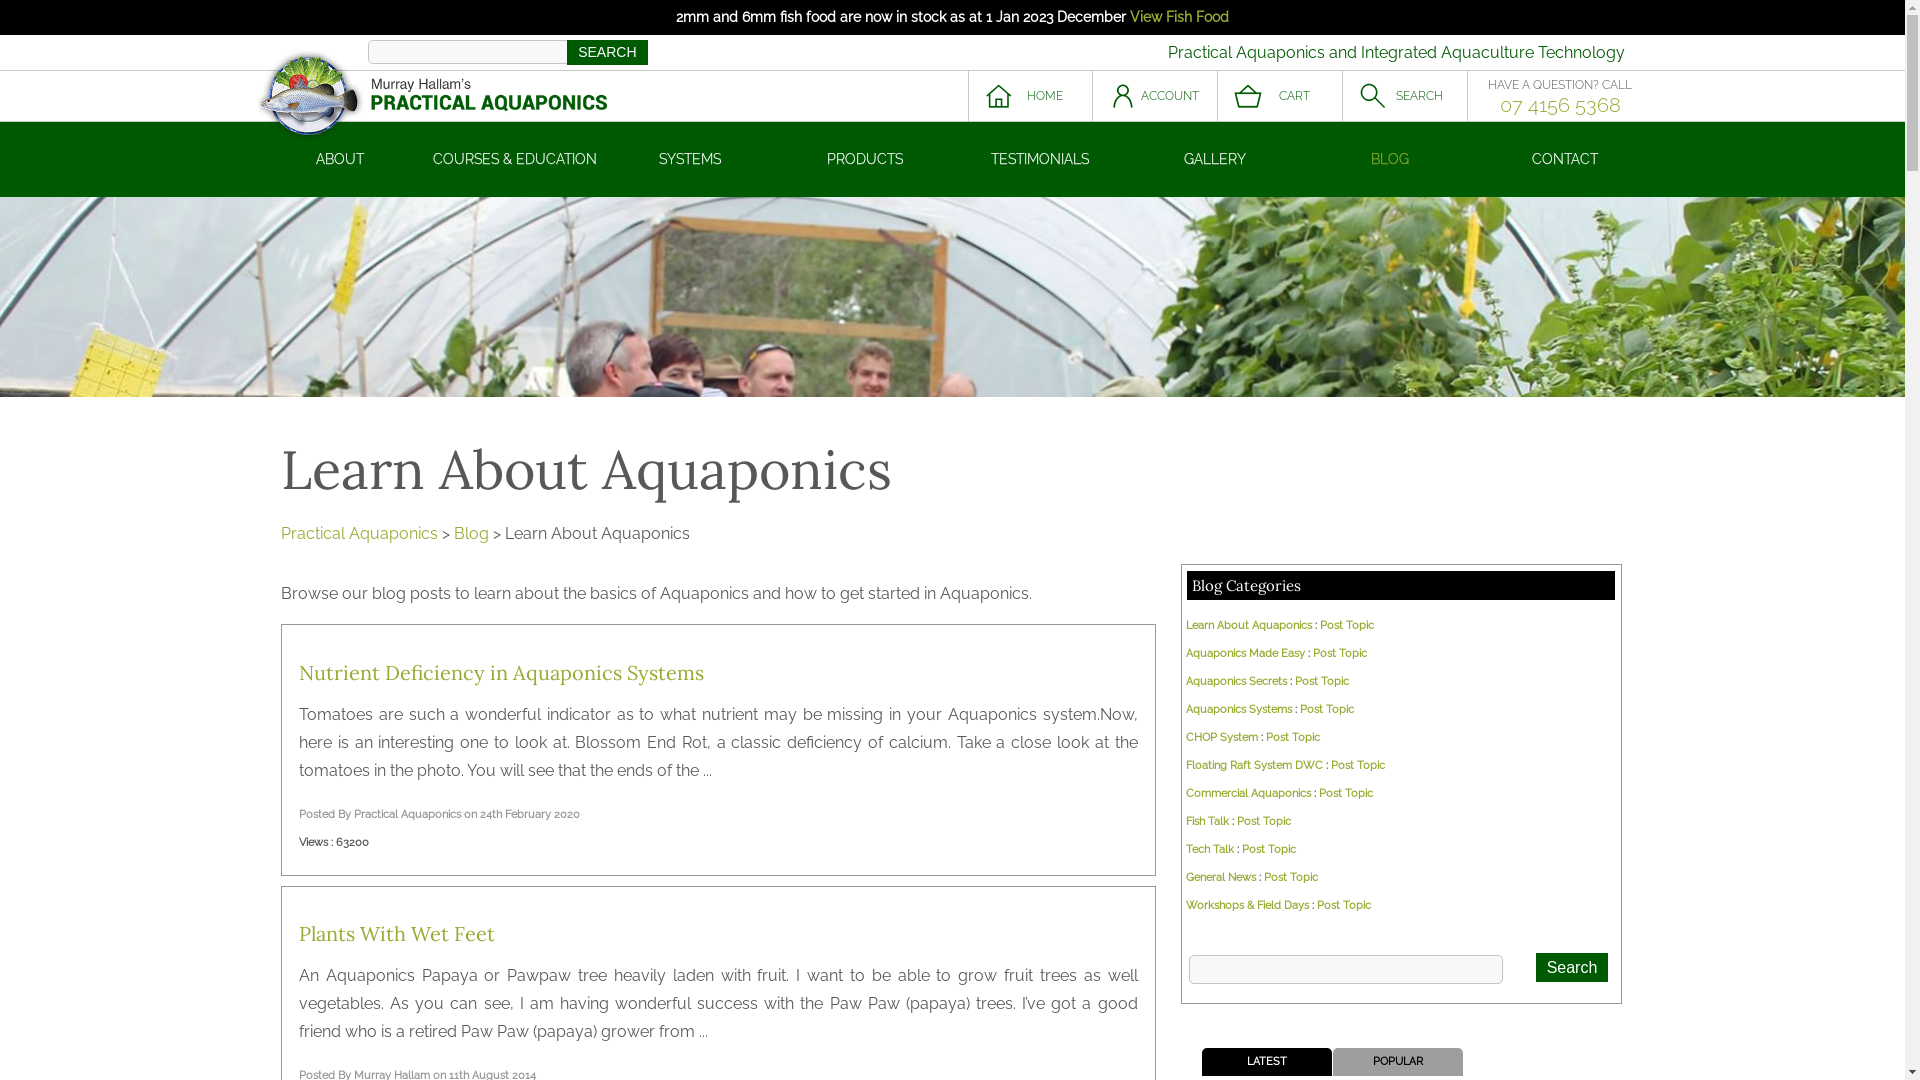 The height and width of the screenshot is (1080, 1920). I want to click on 'Floating Raft System DWC', so click(1185, 765).